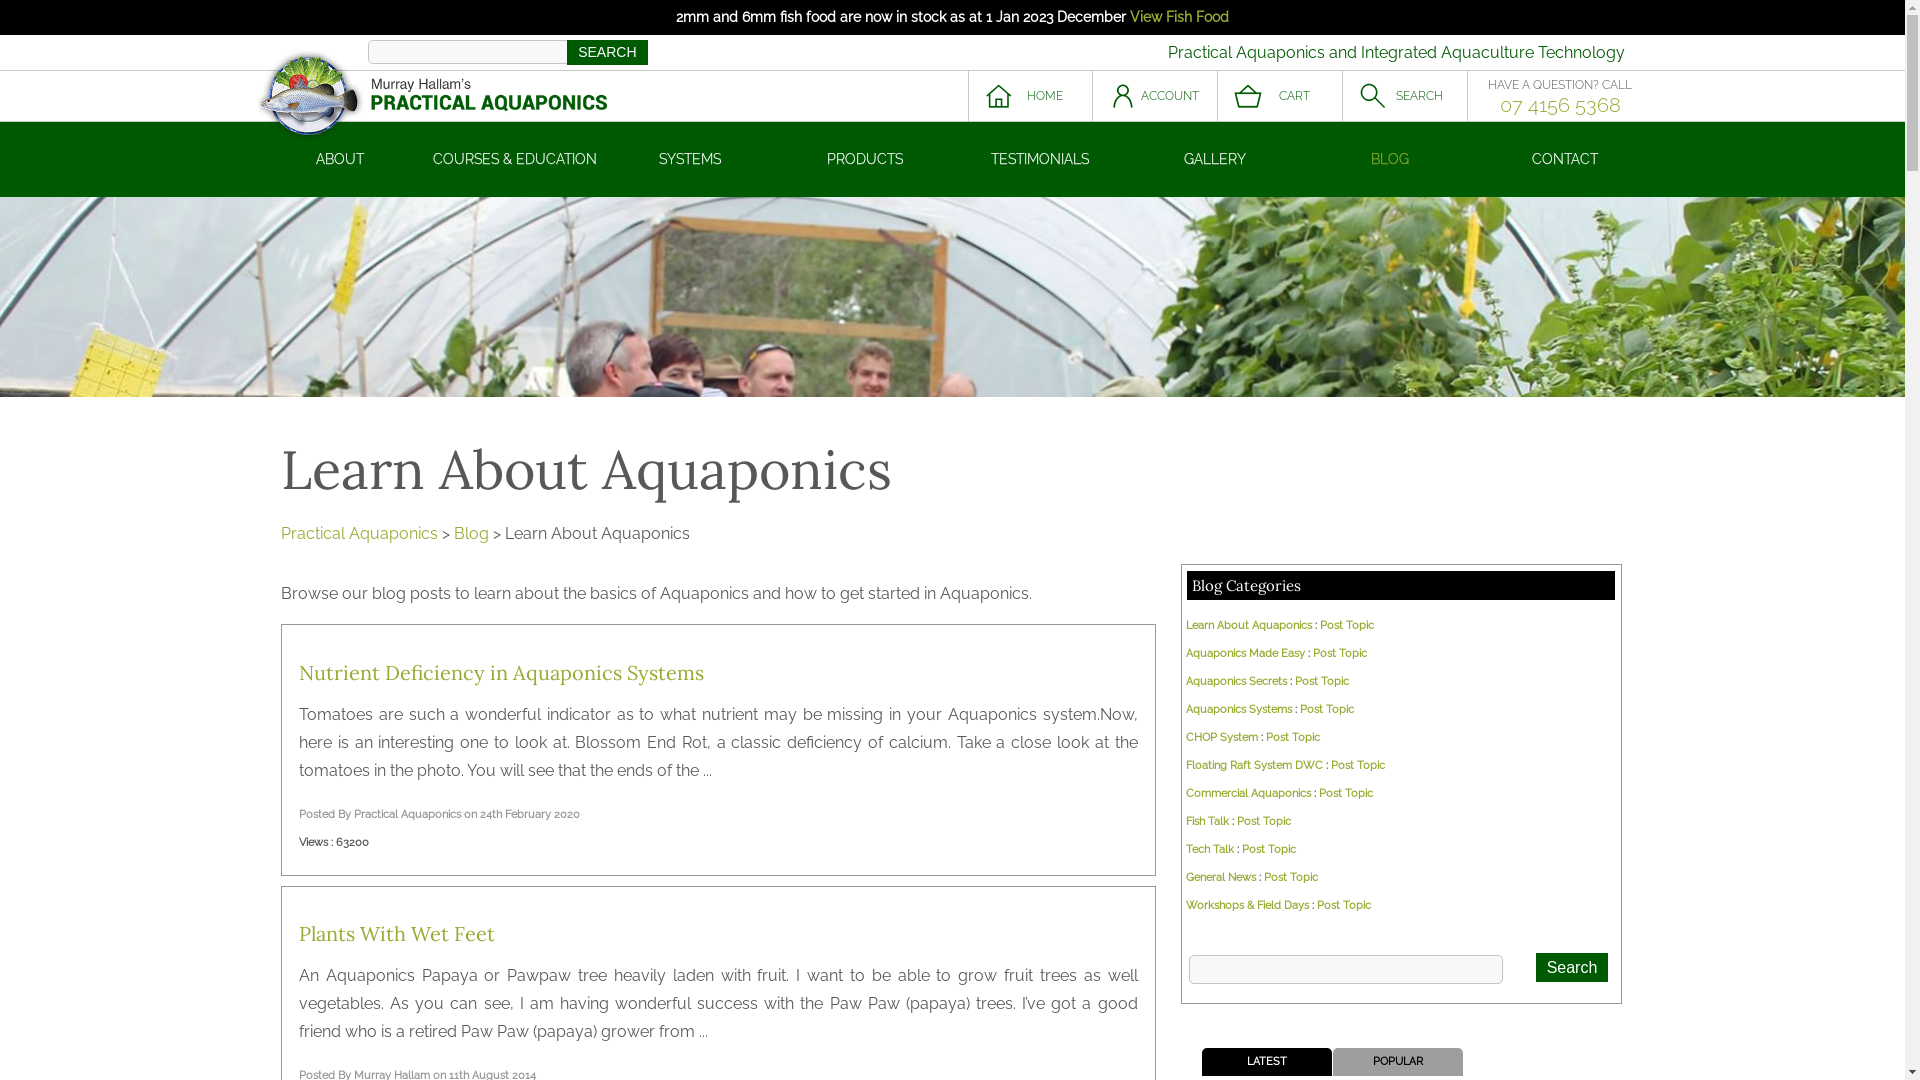 The height and width of the screenshot is (1080, 1920). I want to click on 'Floating Raft System DWC', so click(1185, 765).